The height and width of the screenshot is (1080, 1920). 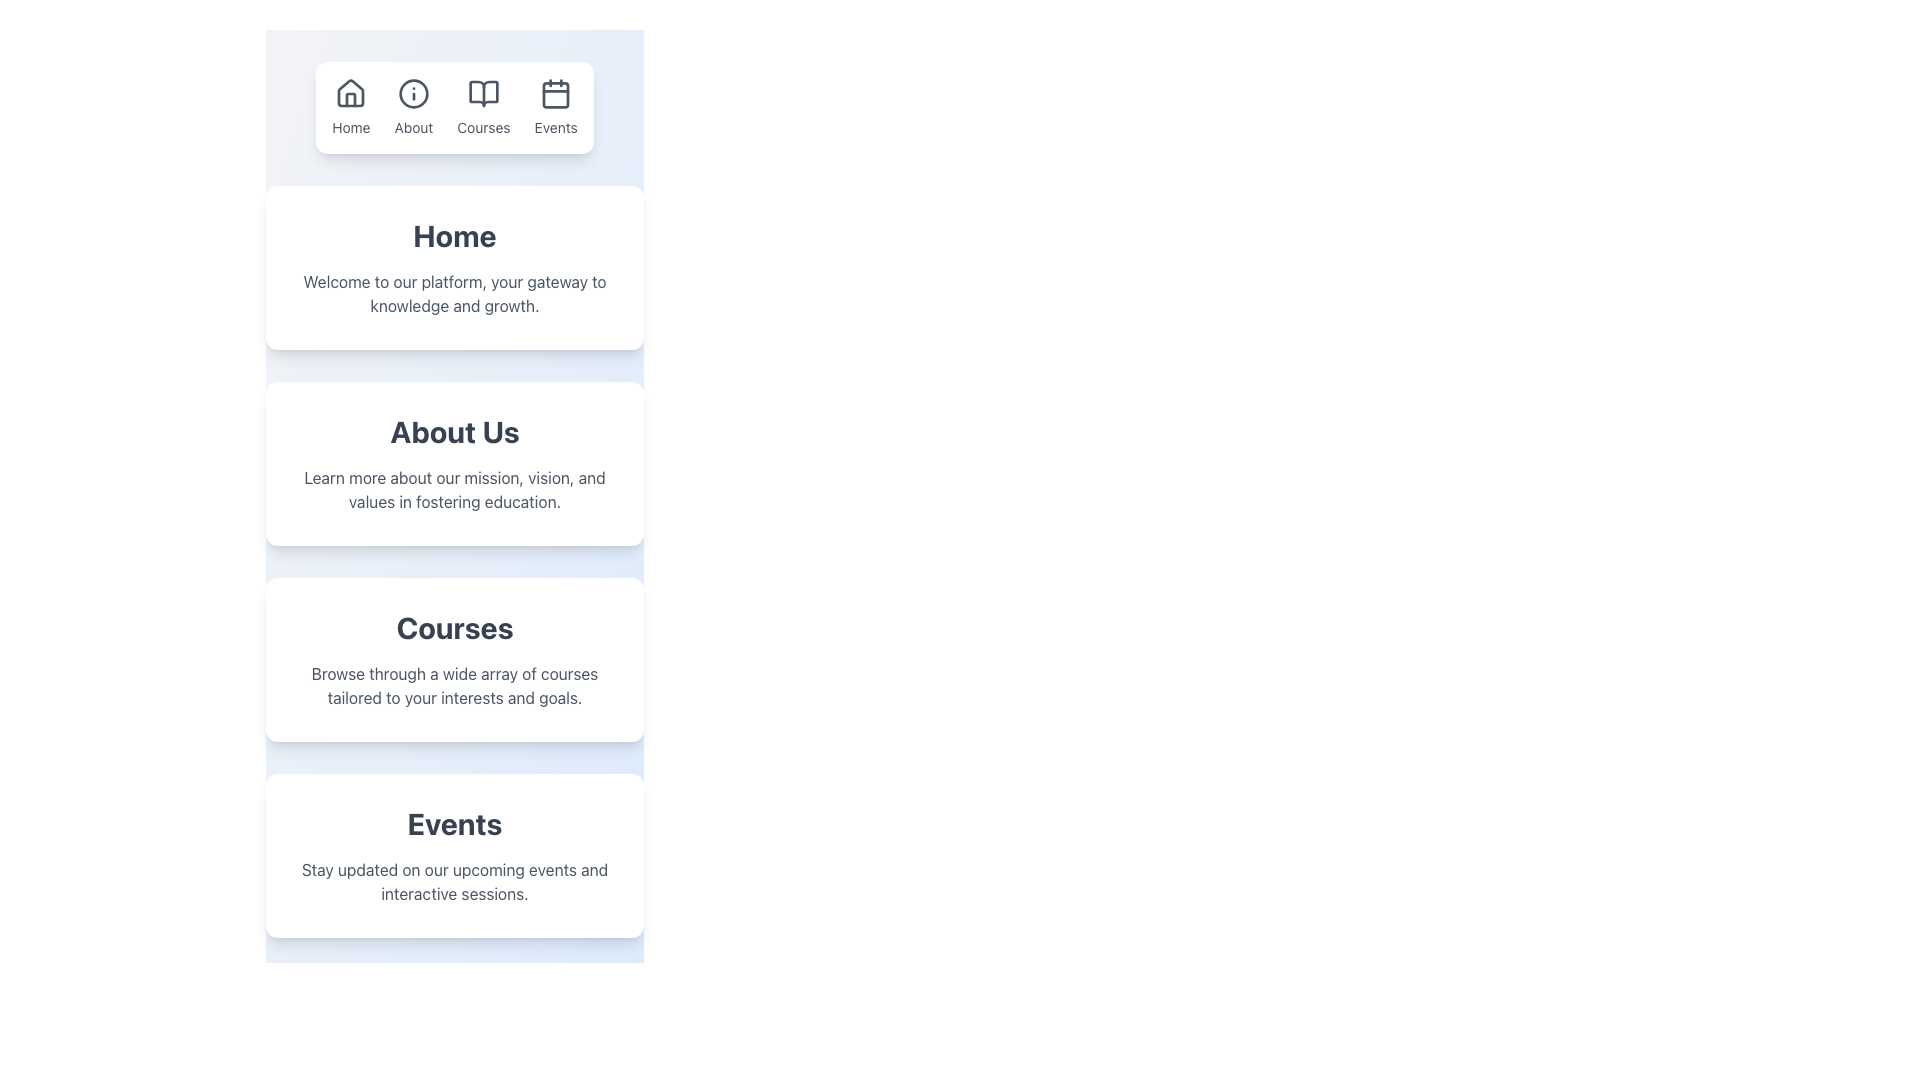 I want to click on the title text of the 'About Us' section, so click(x=454, y=431).